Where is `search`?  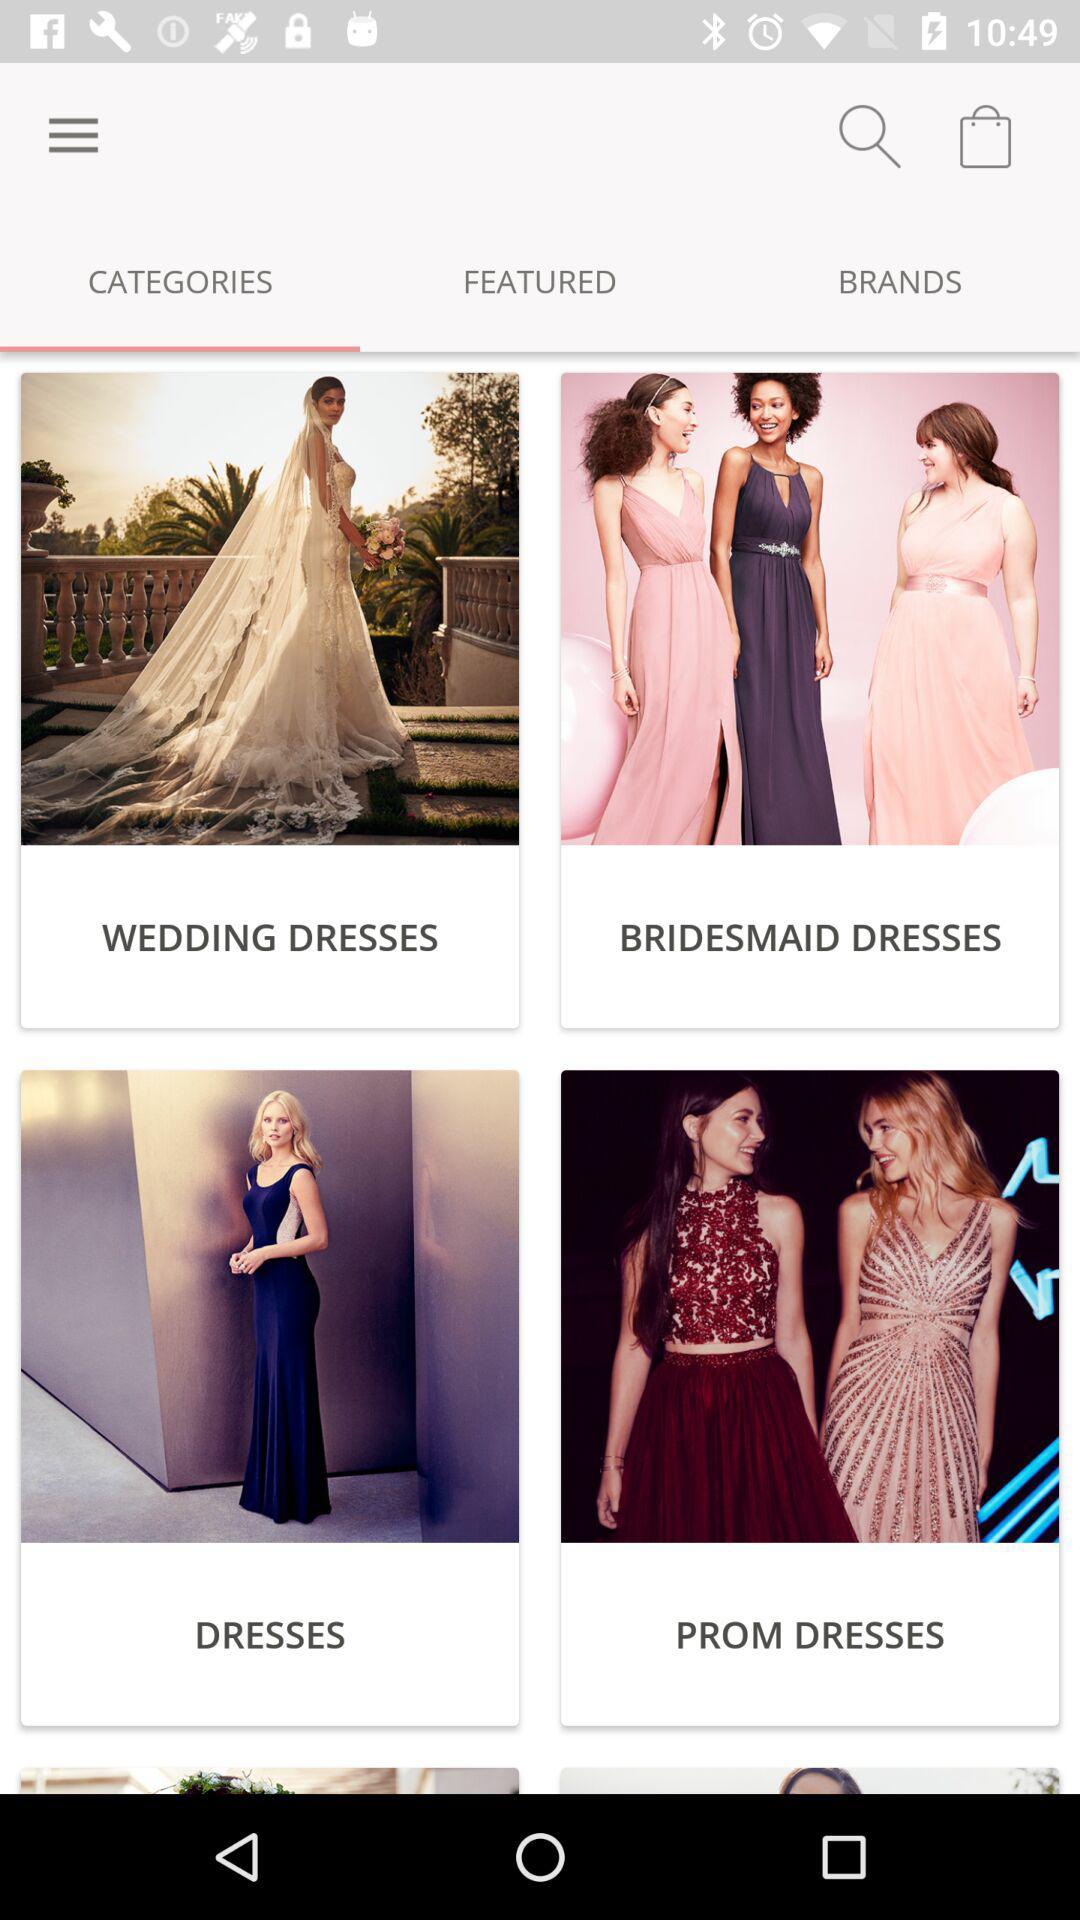
search is located at coordinates (869, 135).